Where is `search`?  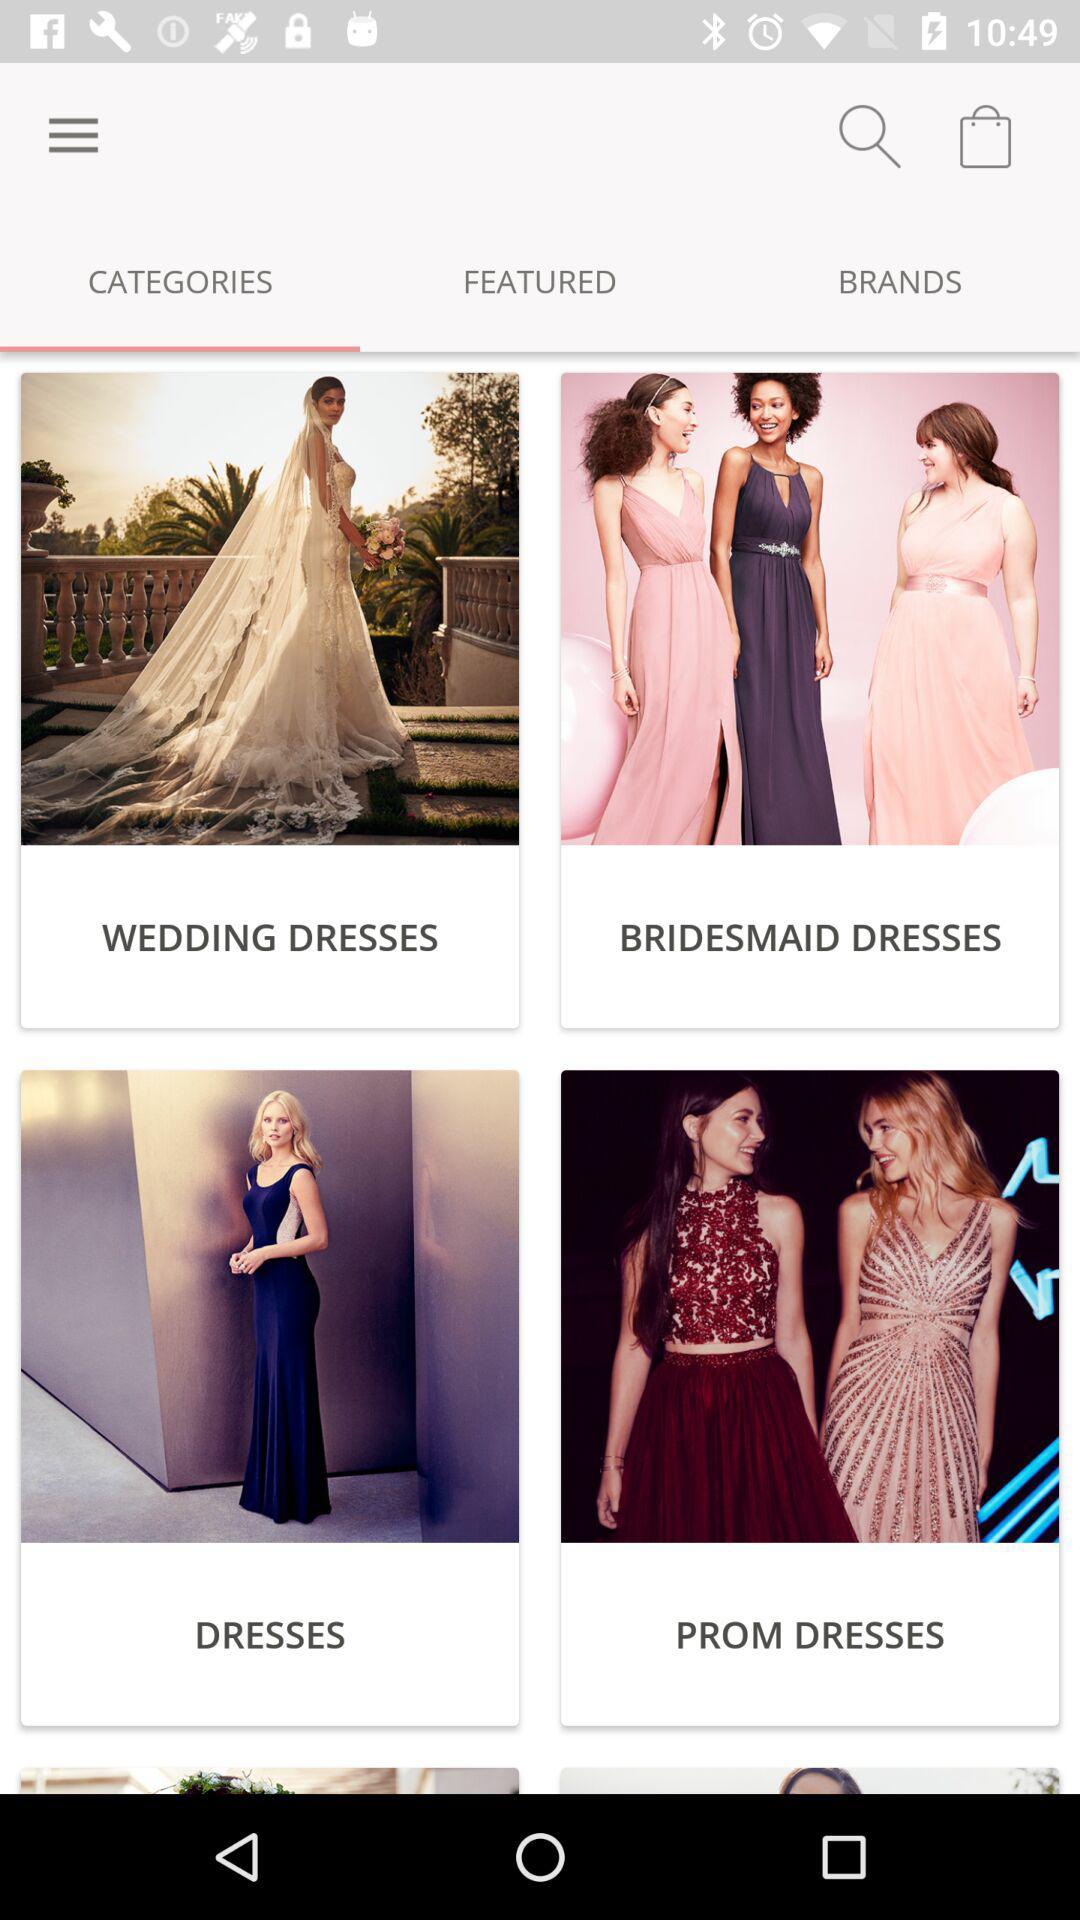
search is located at coordinates (869, 135).